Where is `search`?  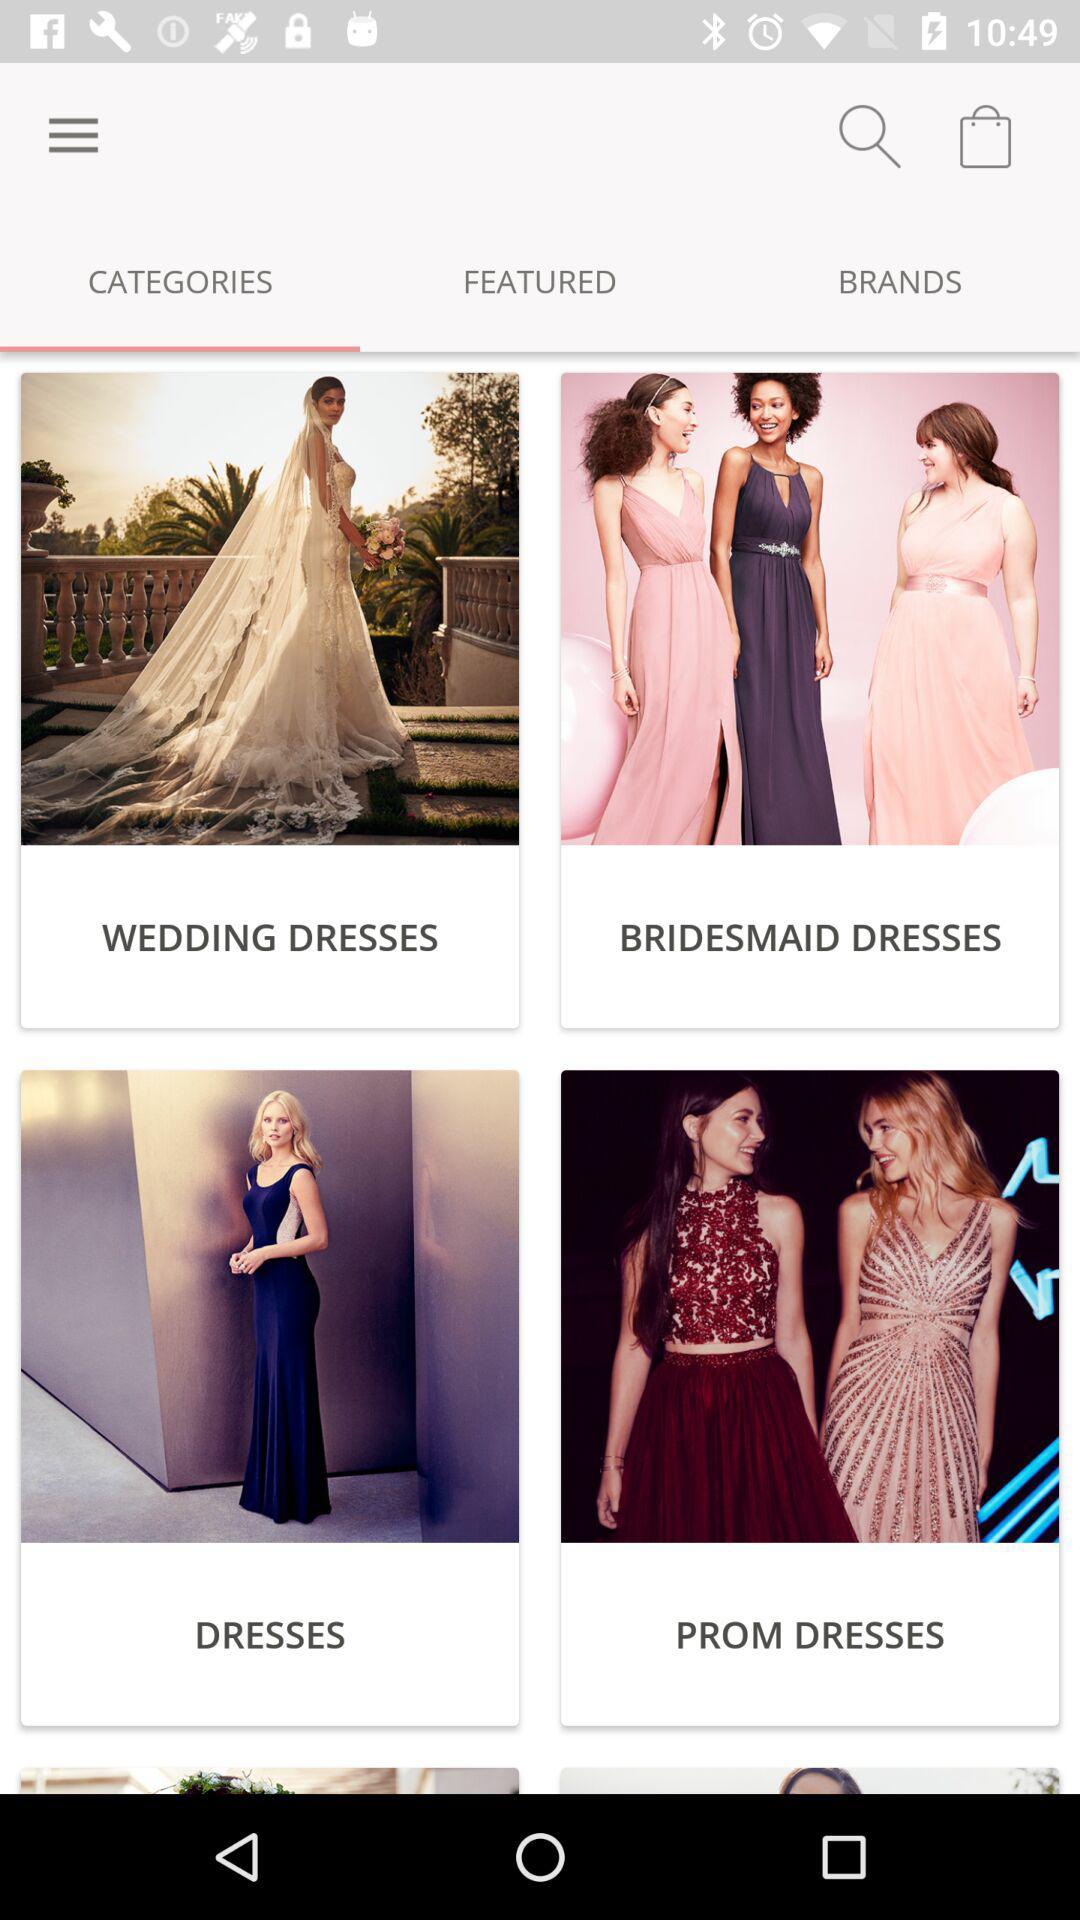
search is located at coordinates (869, 135).